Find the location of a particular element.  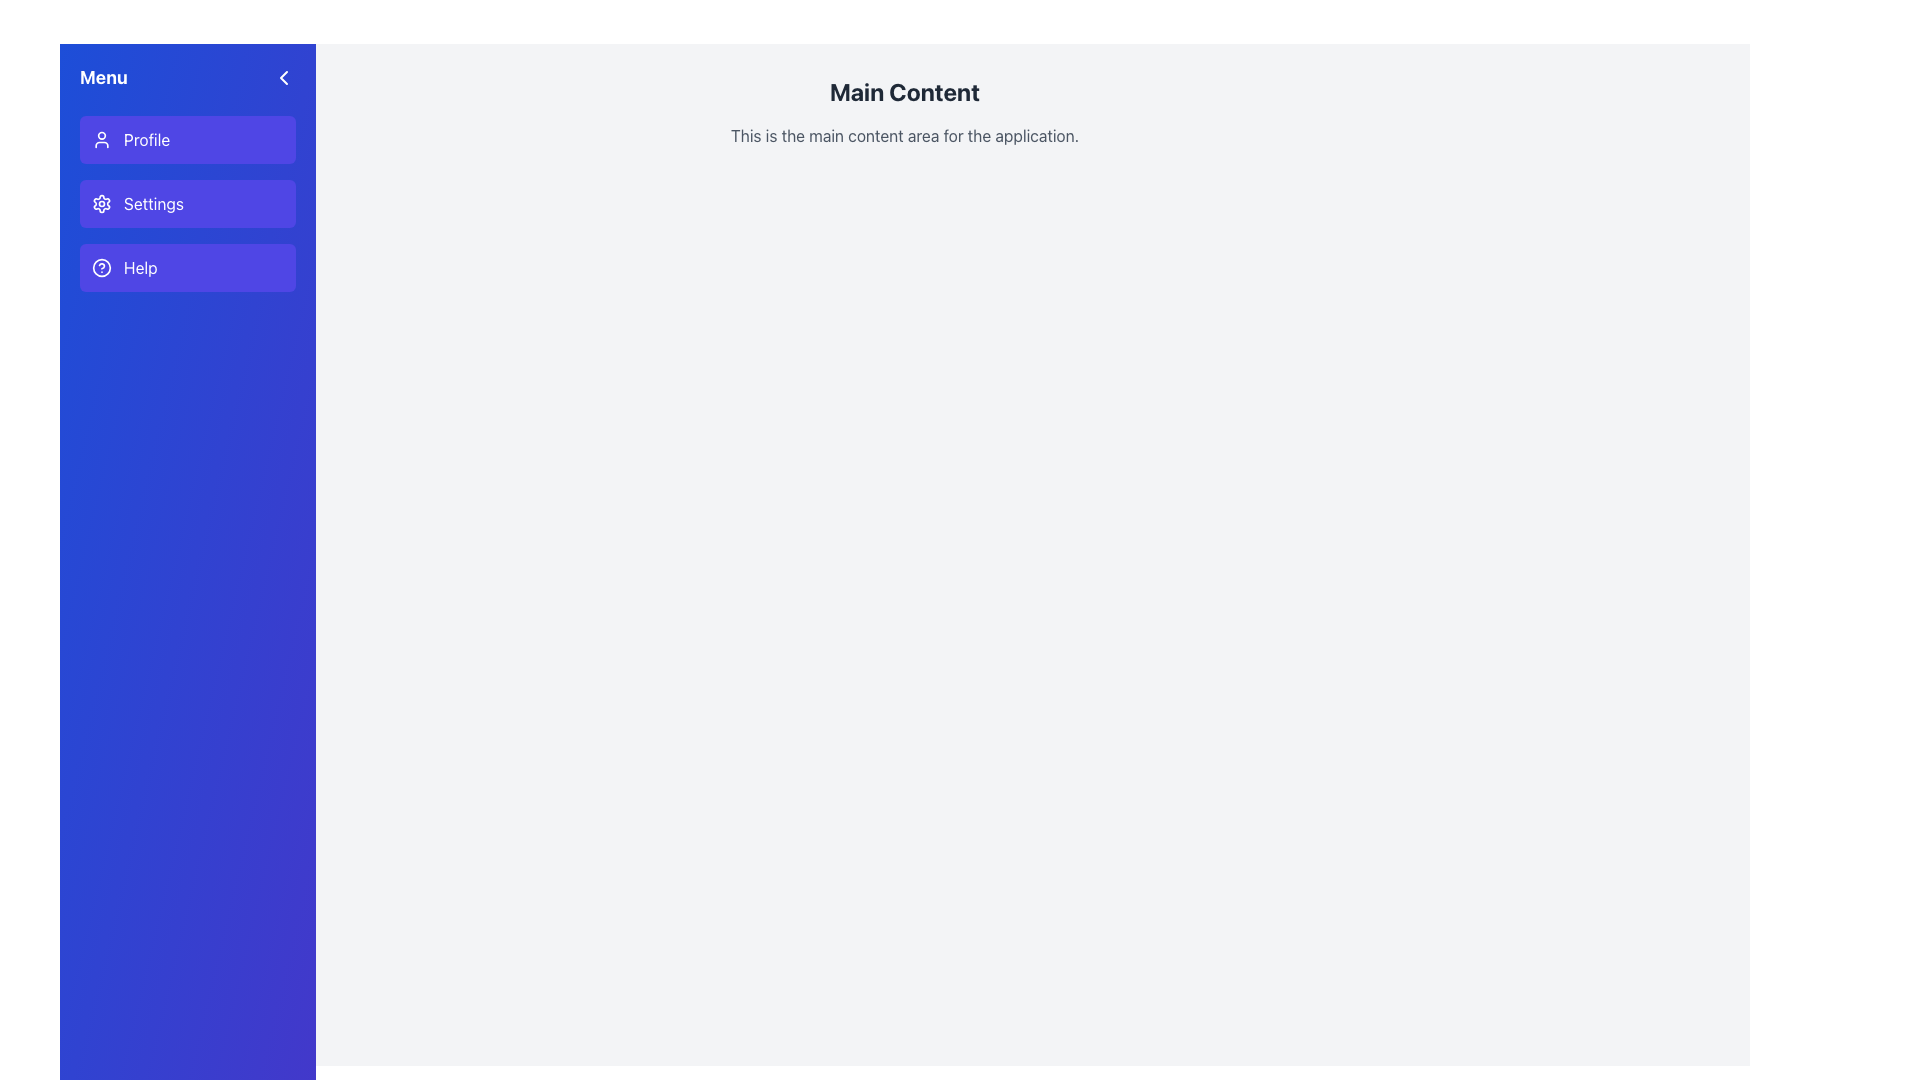

the help button, which is the third item in the vertical navigation list on the left panel, positioned between the 'Settings' button and the bottom edge of the panel, to possibly display a tooltip is located at coordinates (187, 266).